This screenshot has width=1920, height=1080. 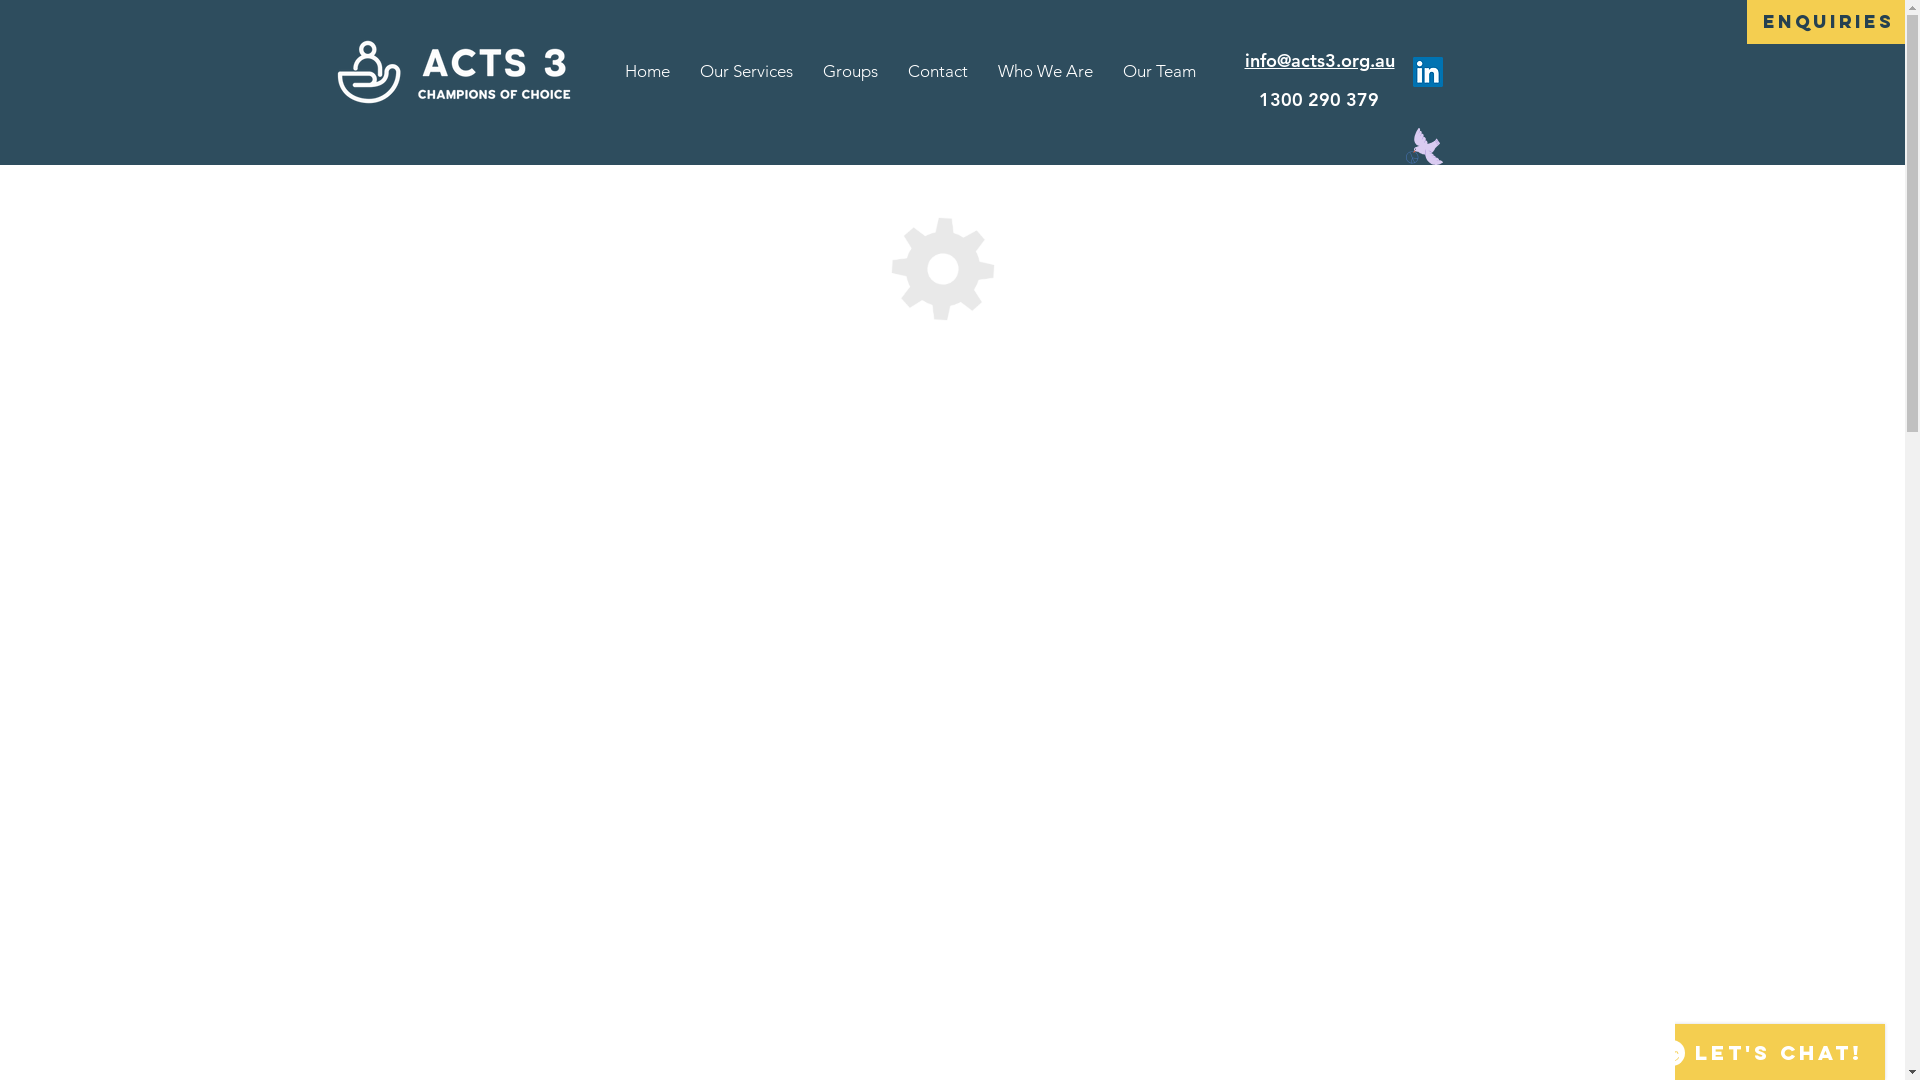 What do you see at coordinates (1044, 70) in the screenshot?
I see `'Who We Are'` at bounding box center [1044, 70].